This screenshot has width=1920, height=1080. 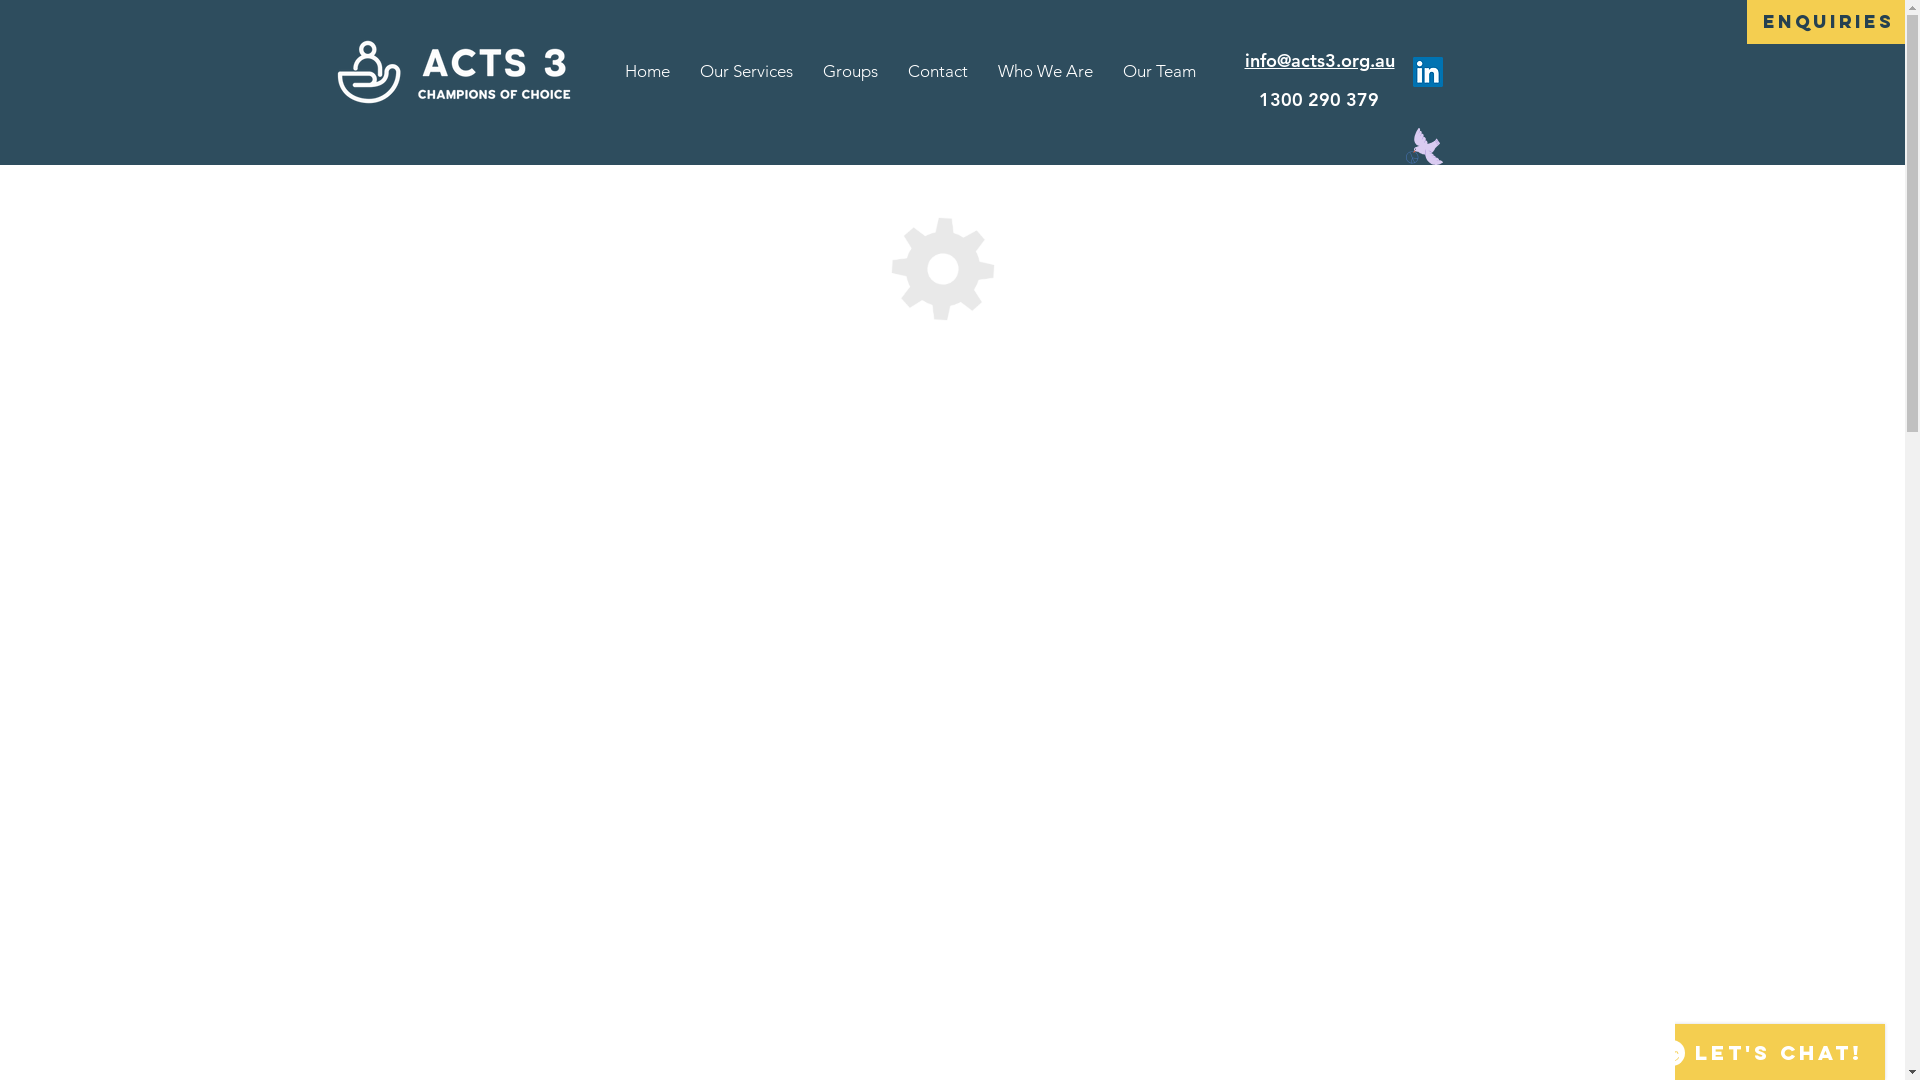 What do you see at coordinates (1044, 70) in the screenshot?
I see `'Who We Are'` at bounding box center [1044, 70].